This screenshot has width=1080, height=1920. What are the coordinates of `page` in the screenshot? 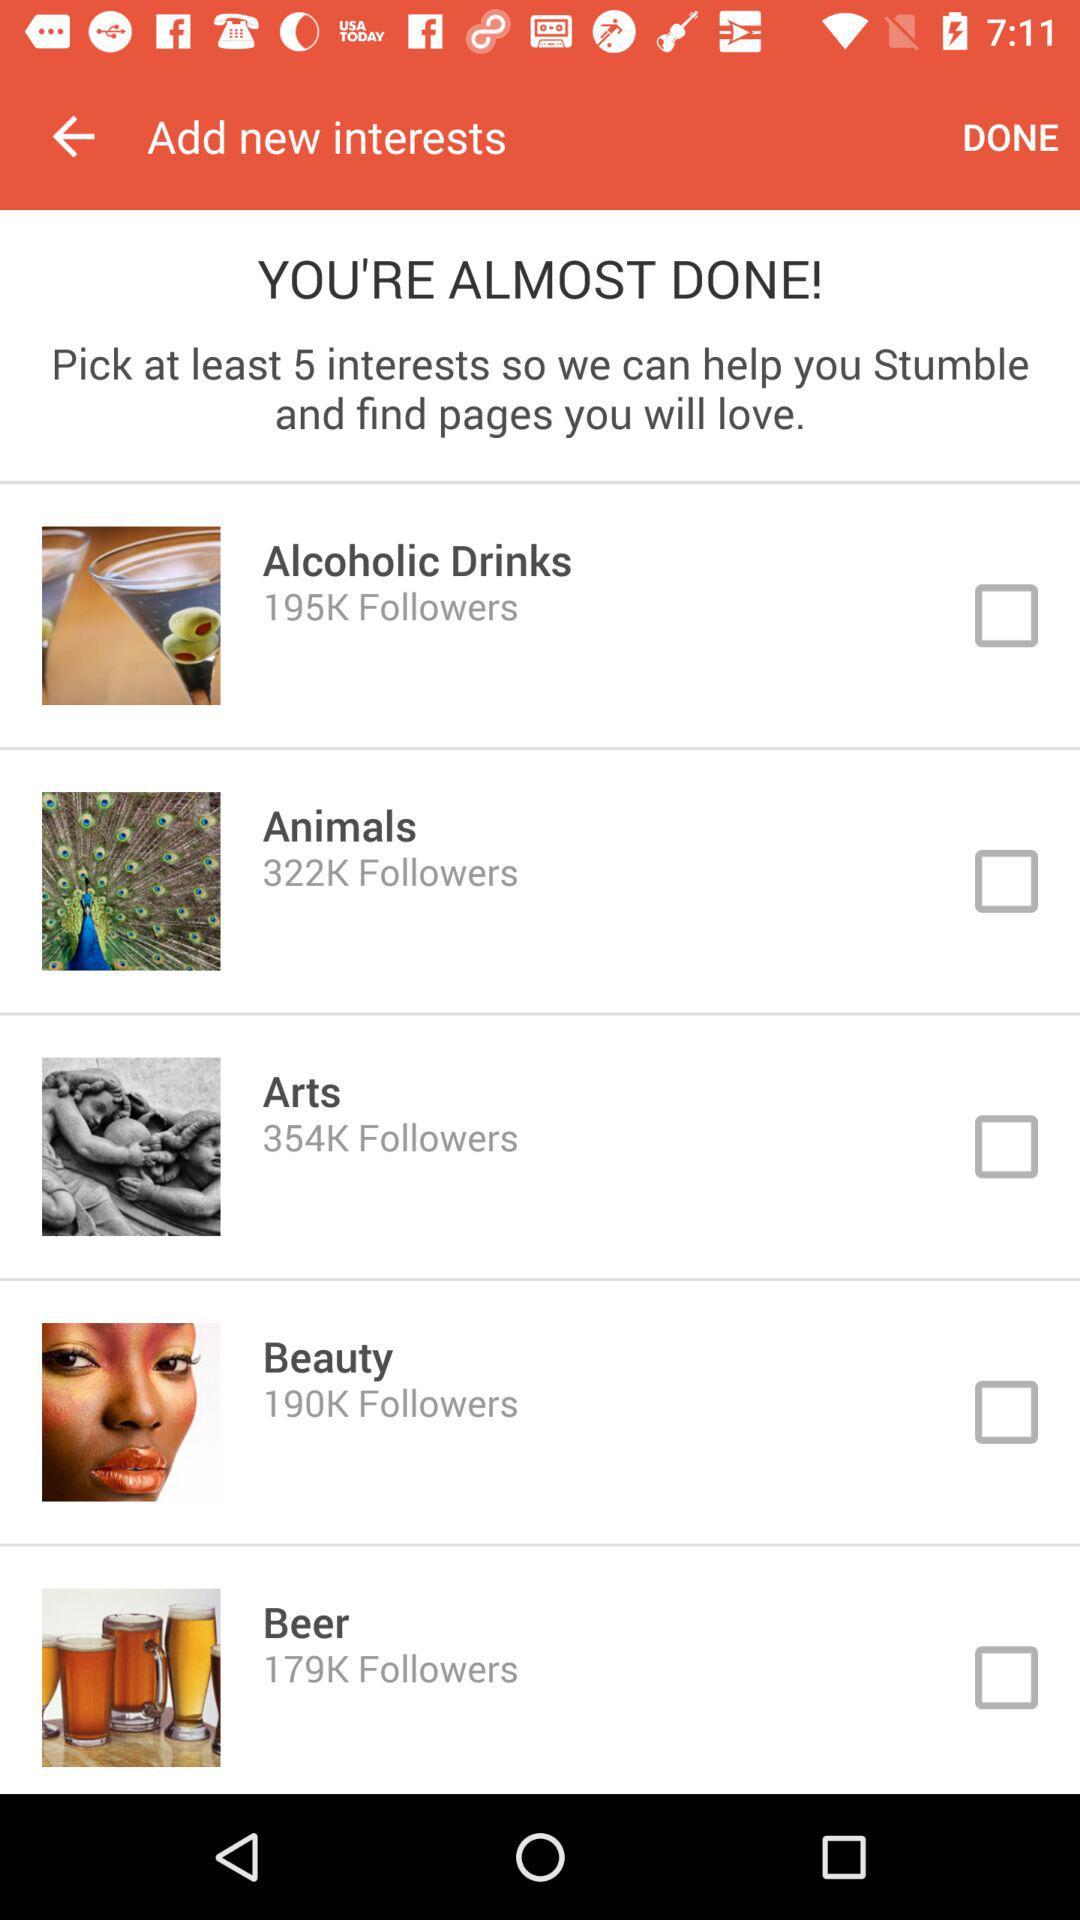 It's located at (540, 880).